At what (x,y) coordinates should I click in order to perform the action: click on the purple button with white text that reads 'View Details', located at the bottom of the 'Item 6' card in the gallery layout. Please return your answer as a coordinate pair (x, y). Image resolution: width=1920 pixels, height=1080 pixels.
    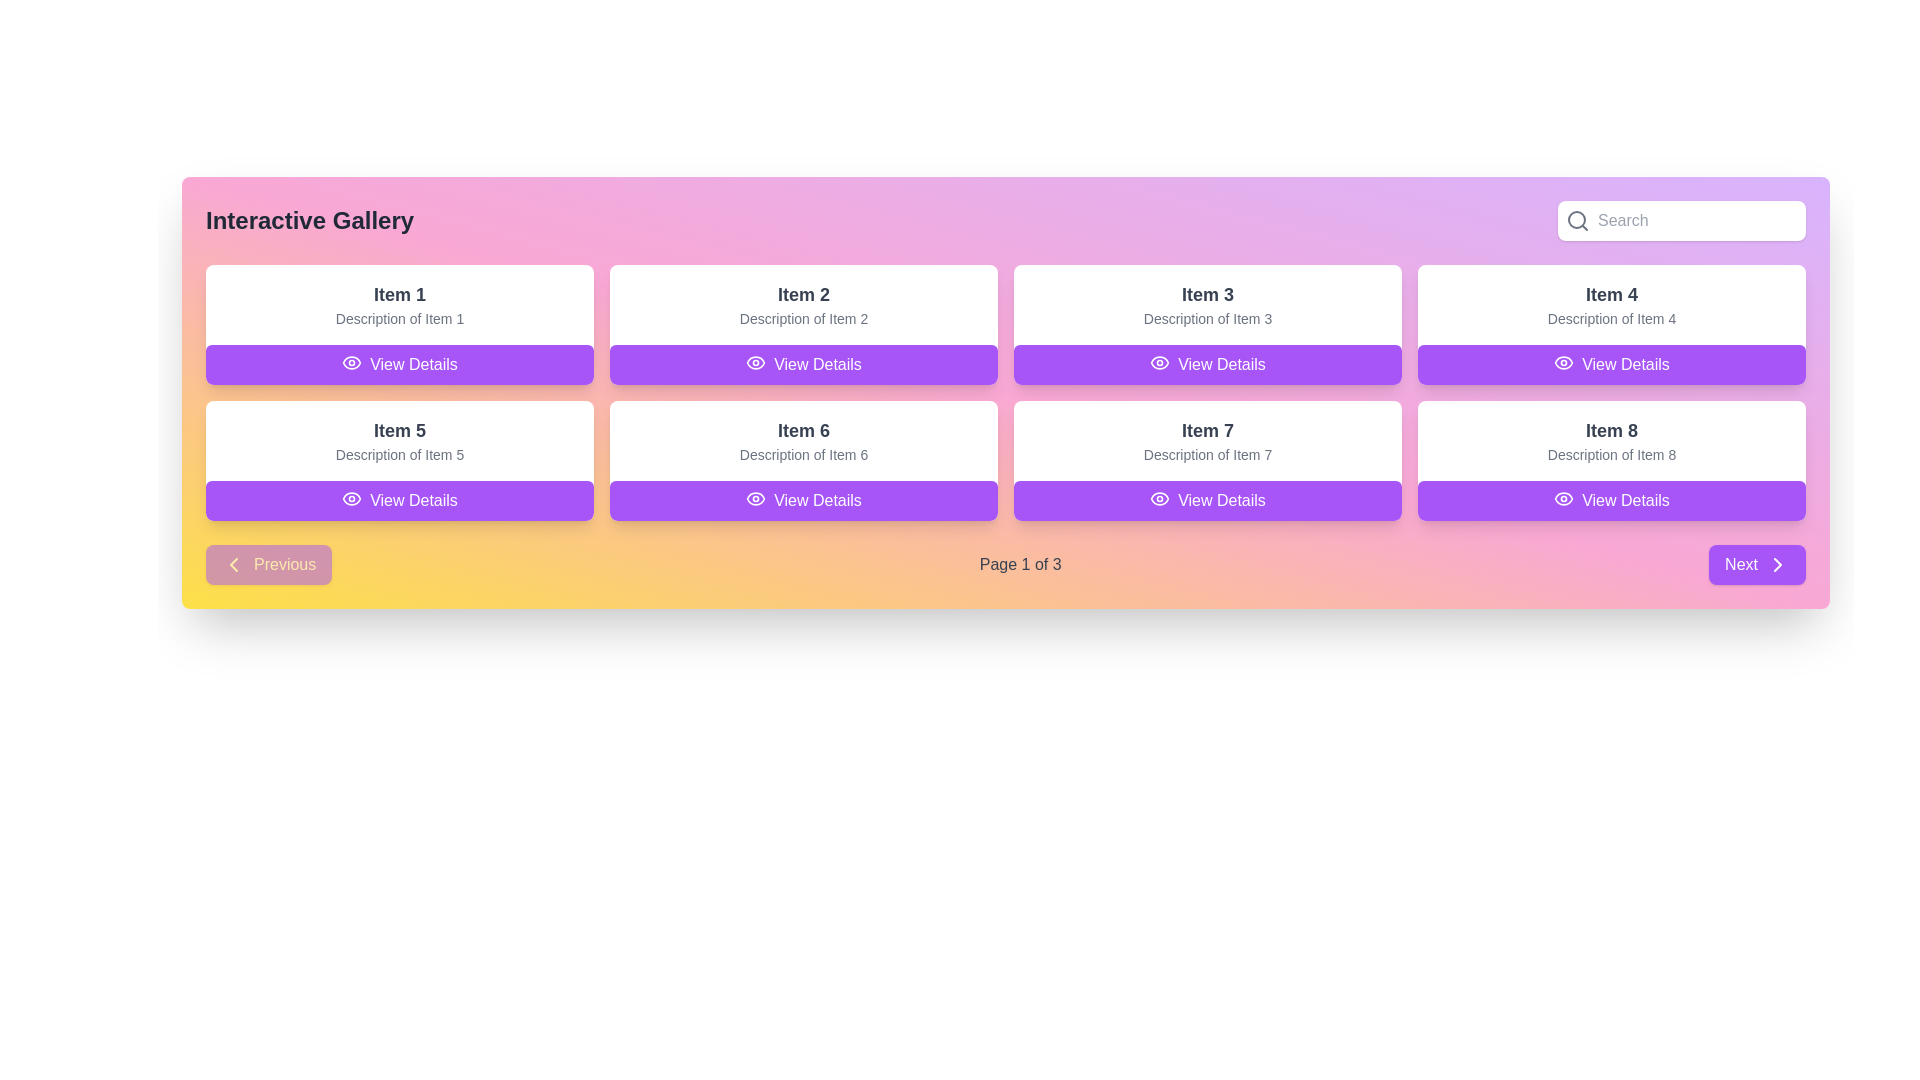
    Looking at the image, I should click on (804, 500).